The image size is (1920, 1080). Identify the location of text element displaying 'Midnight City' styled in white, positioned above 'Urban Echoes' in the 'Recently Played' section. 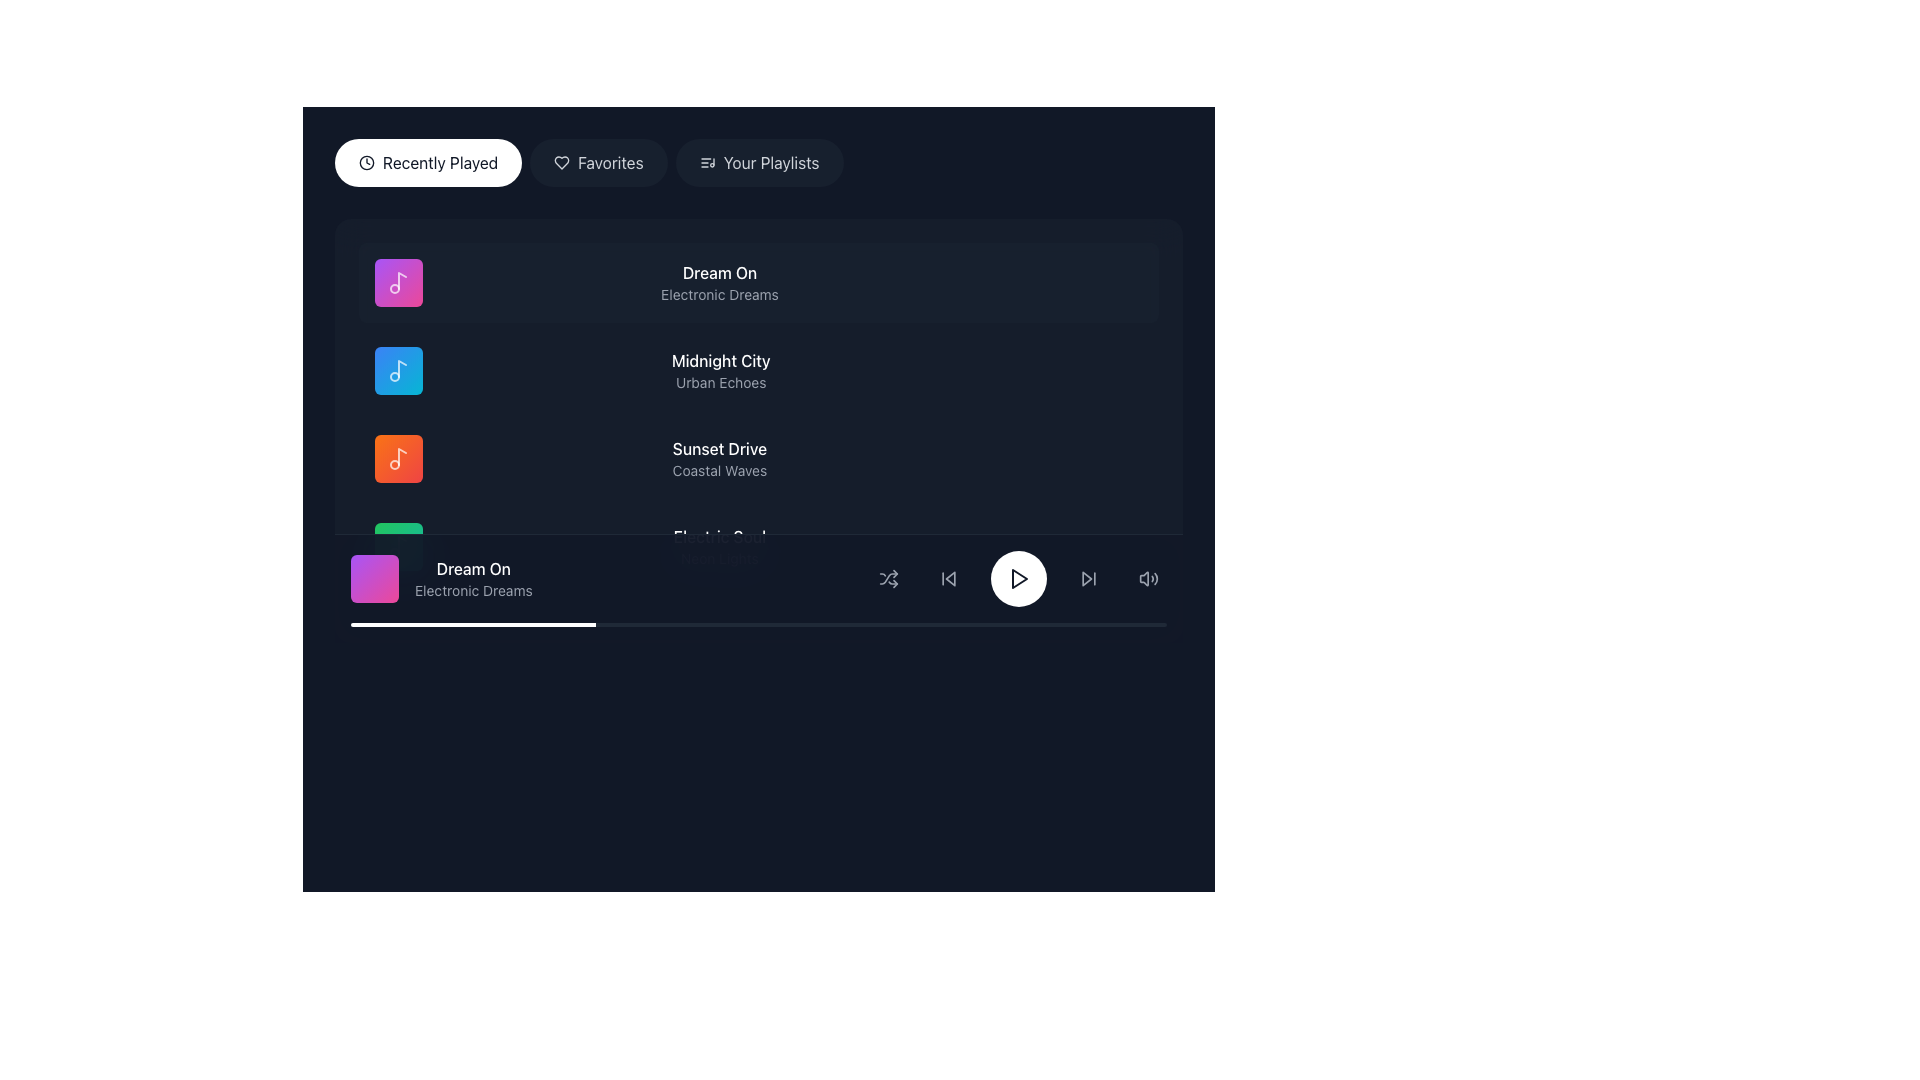
(720, 361).